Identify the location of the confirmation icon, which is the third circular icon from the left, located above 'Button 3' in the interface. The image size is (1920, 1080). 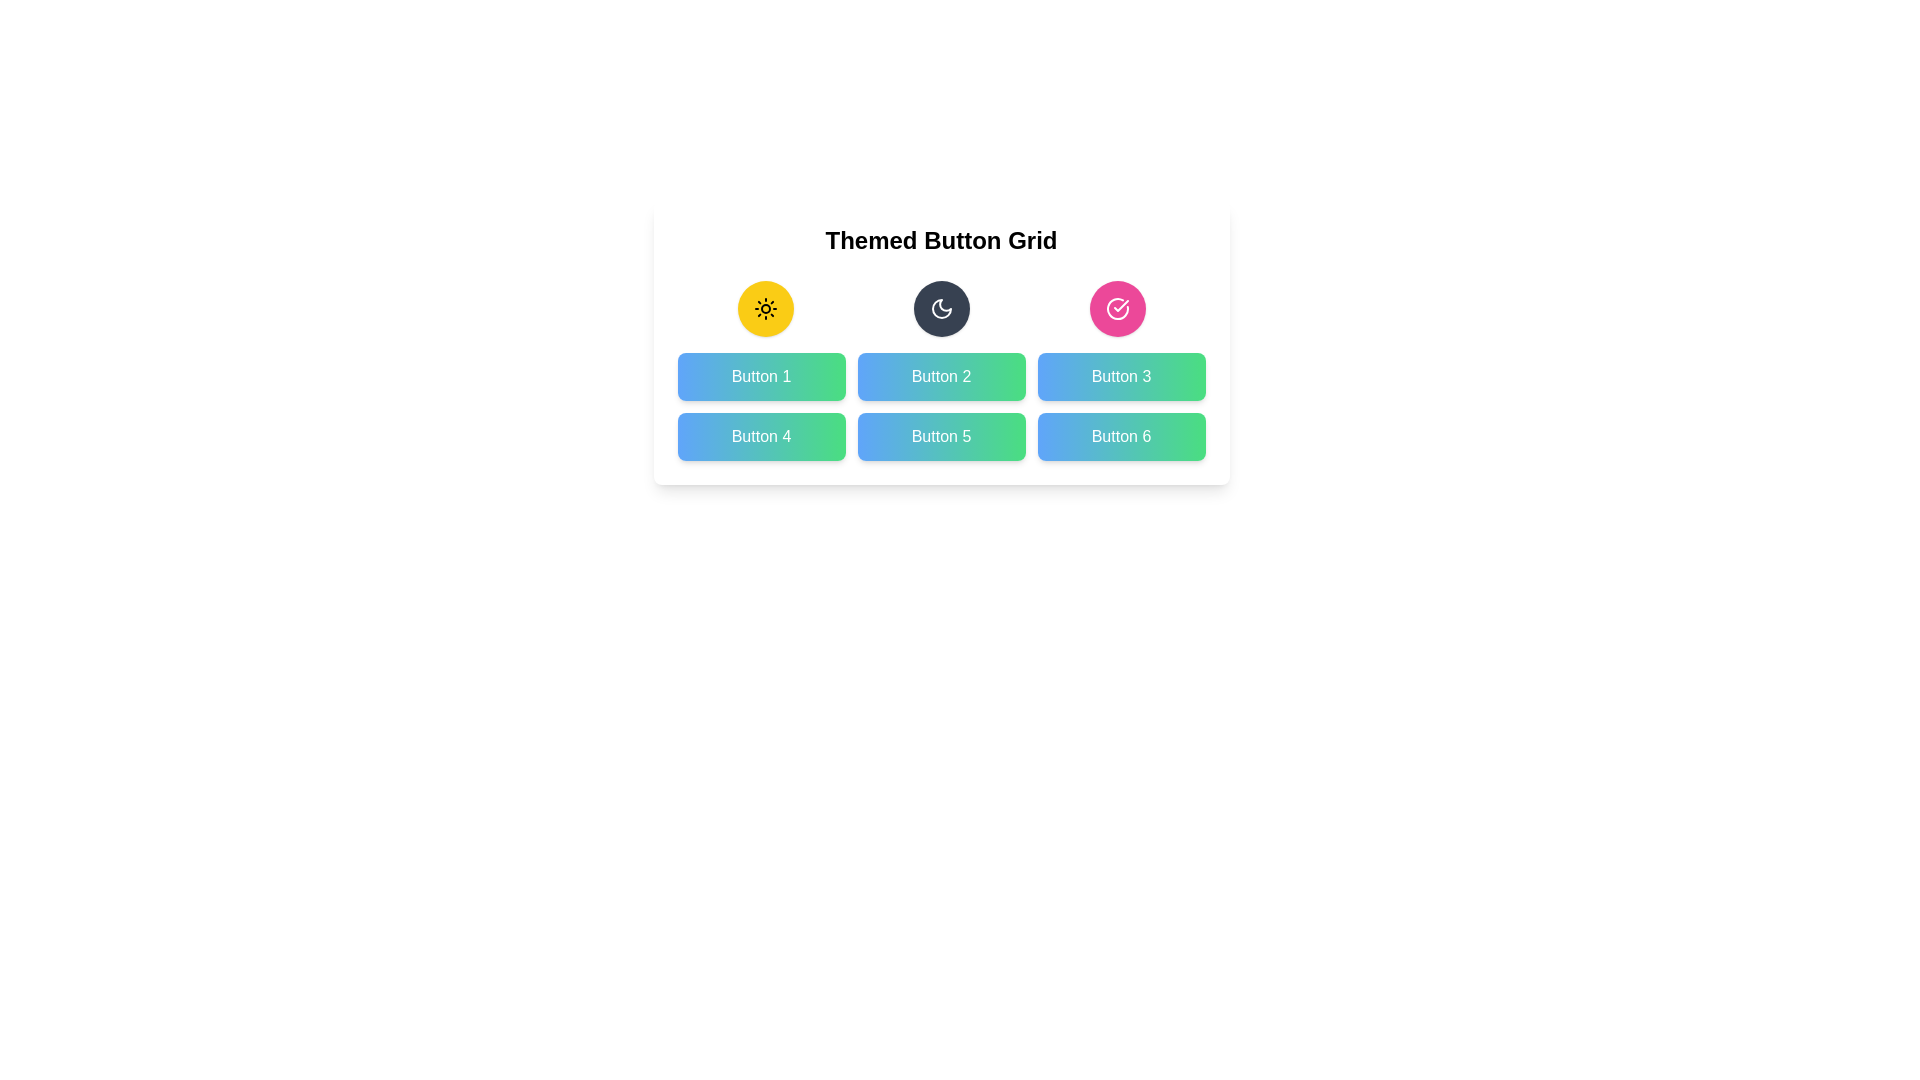
(1116, 308).